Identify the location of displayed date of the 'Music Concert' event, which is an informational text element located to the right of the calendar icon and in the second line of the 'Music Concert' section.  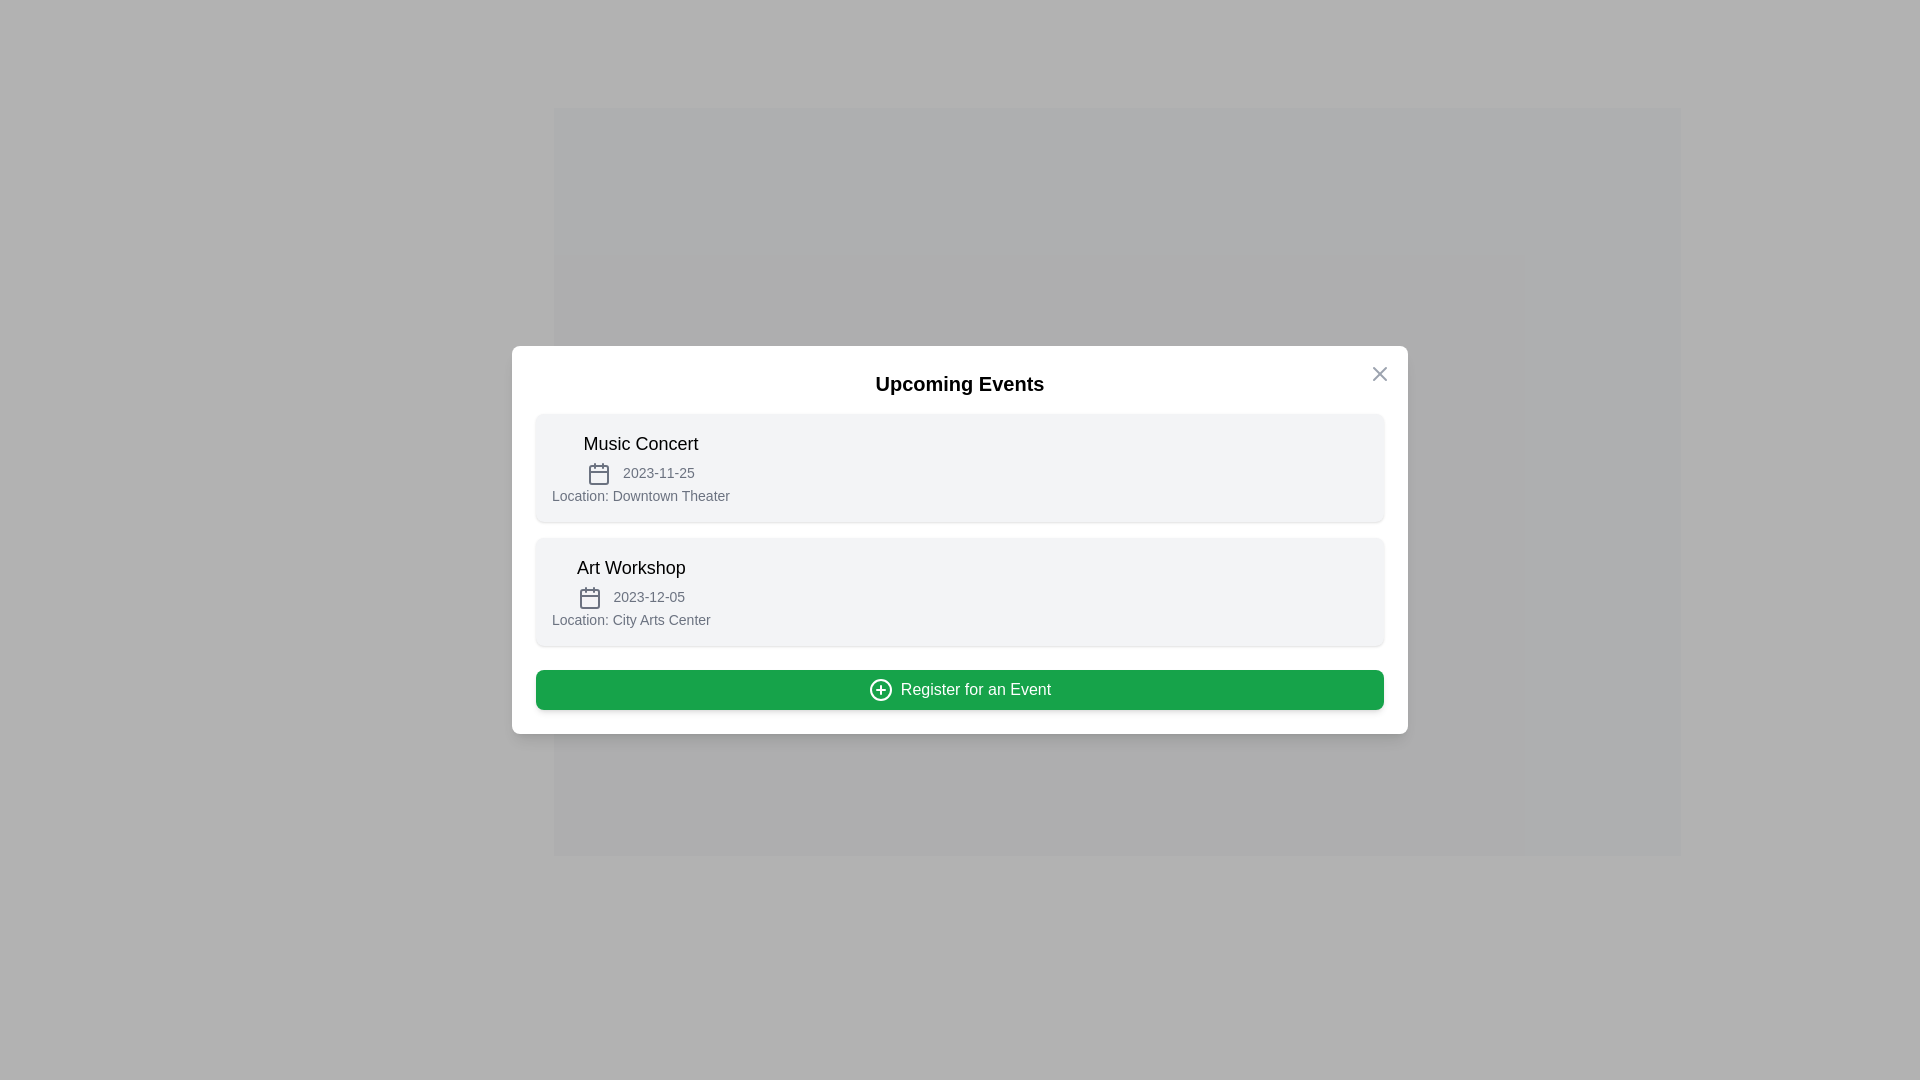
(640, 474).